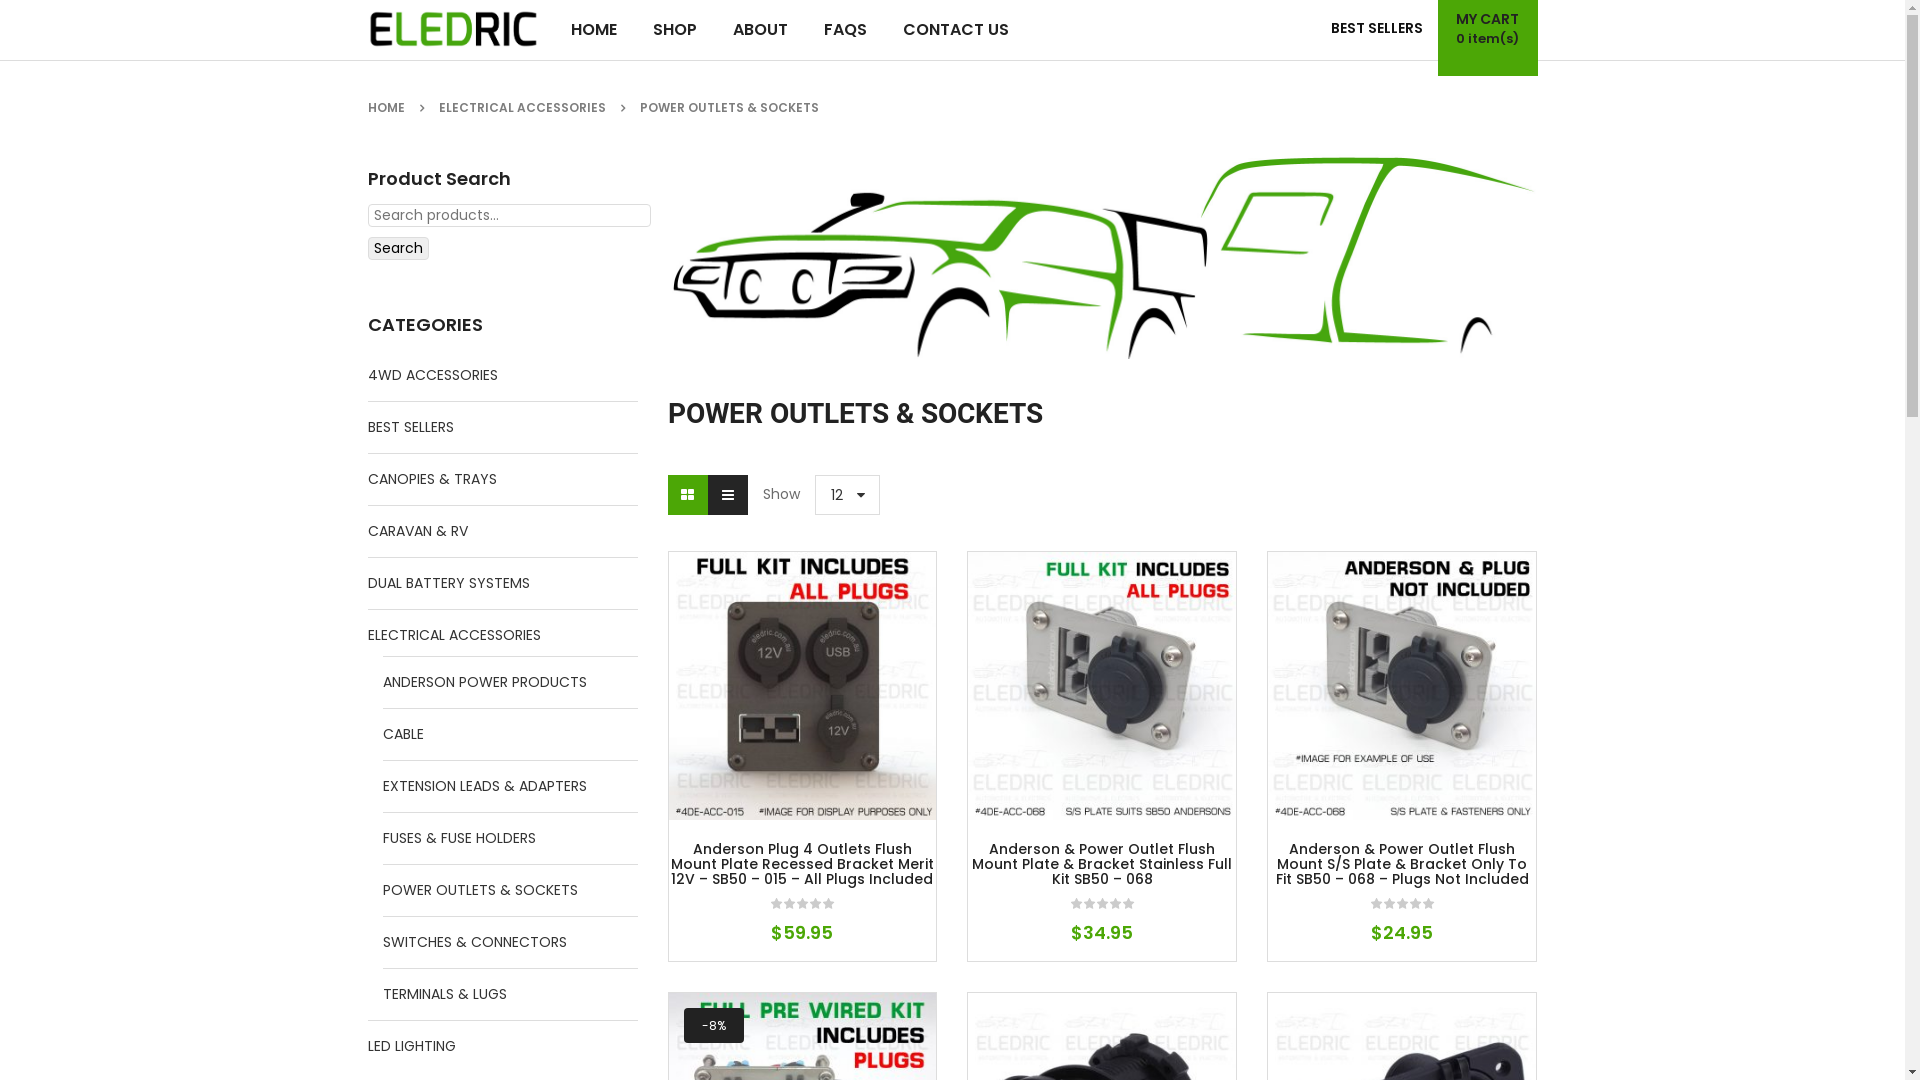 The height and width of the screenshot is (1080, 1920). I want to click on 'FAQS', so click(845, 30).